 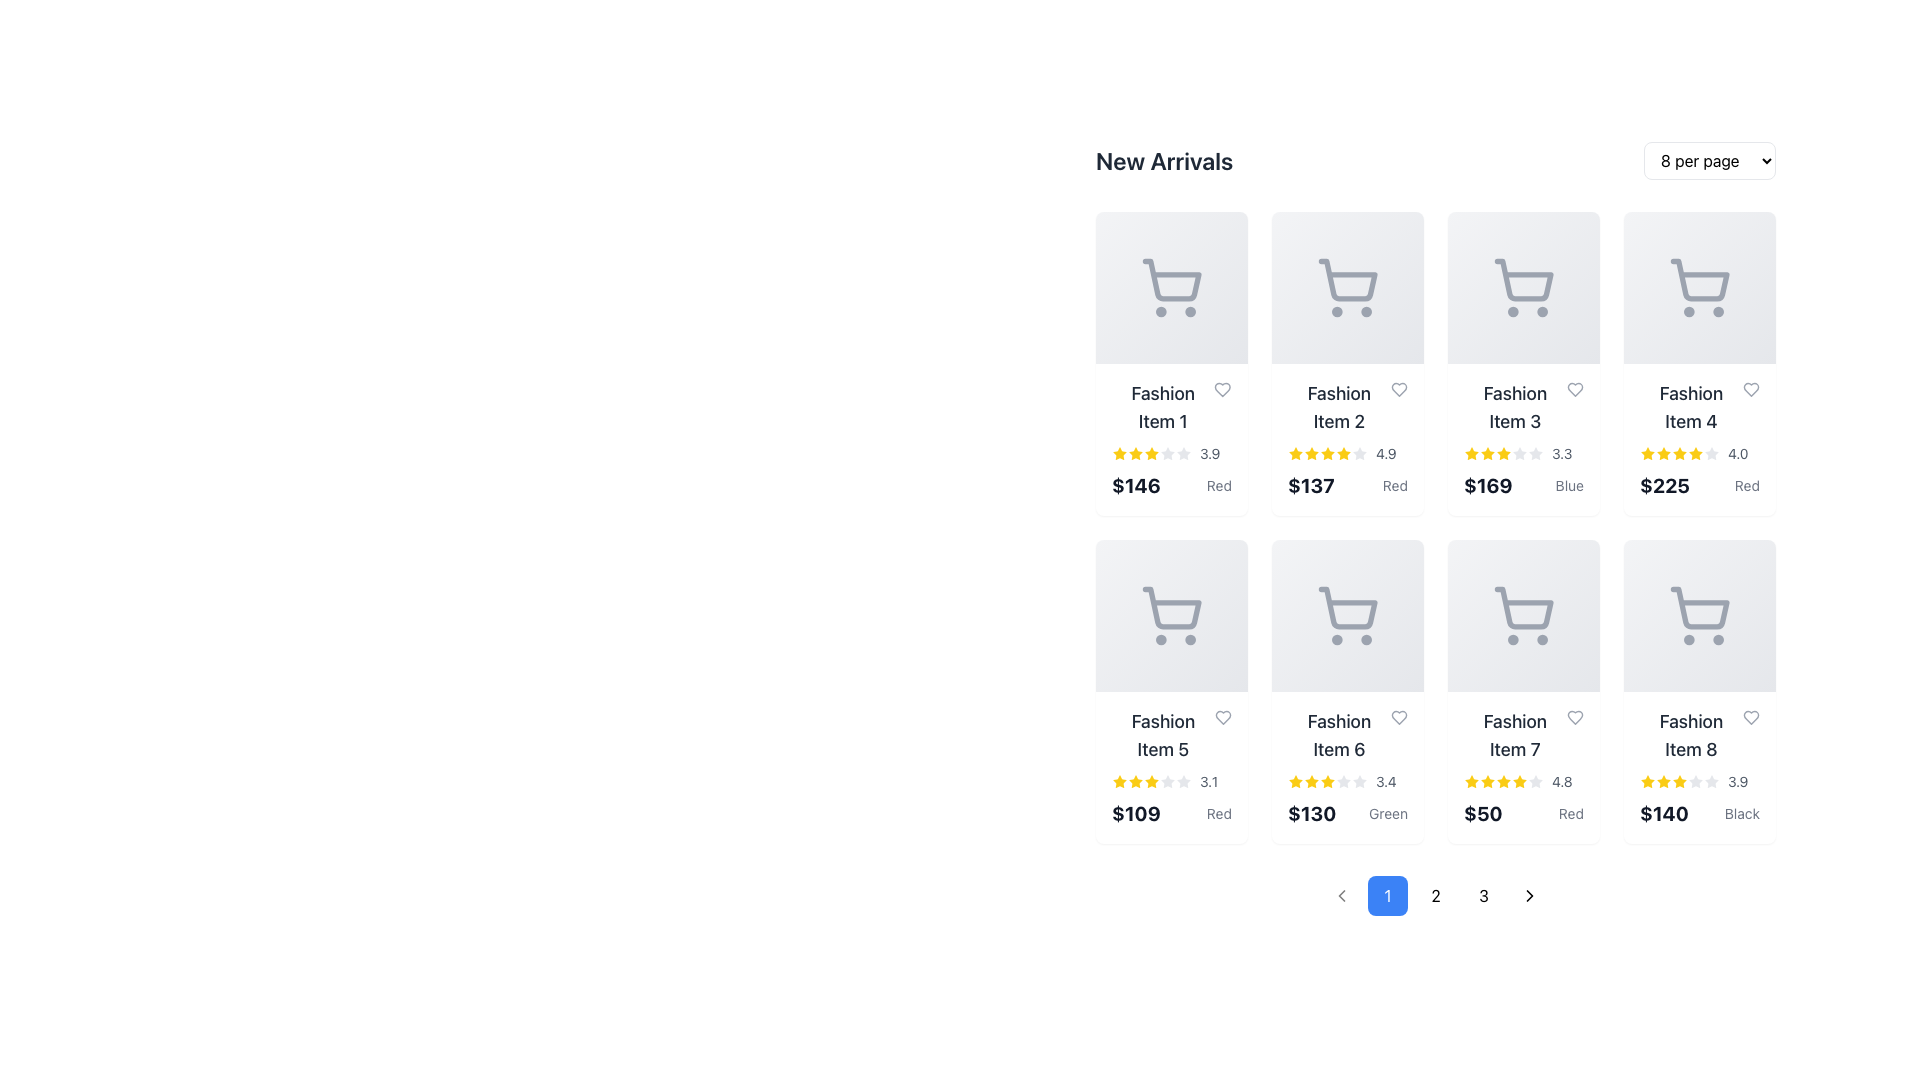 I want to click on the fourth star icon in the product rating system for 'Fashion Item 4', located in the top-right corner of the second row in the product grid, so click(x=1680, y=454).